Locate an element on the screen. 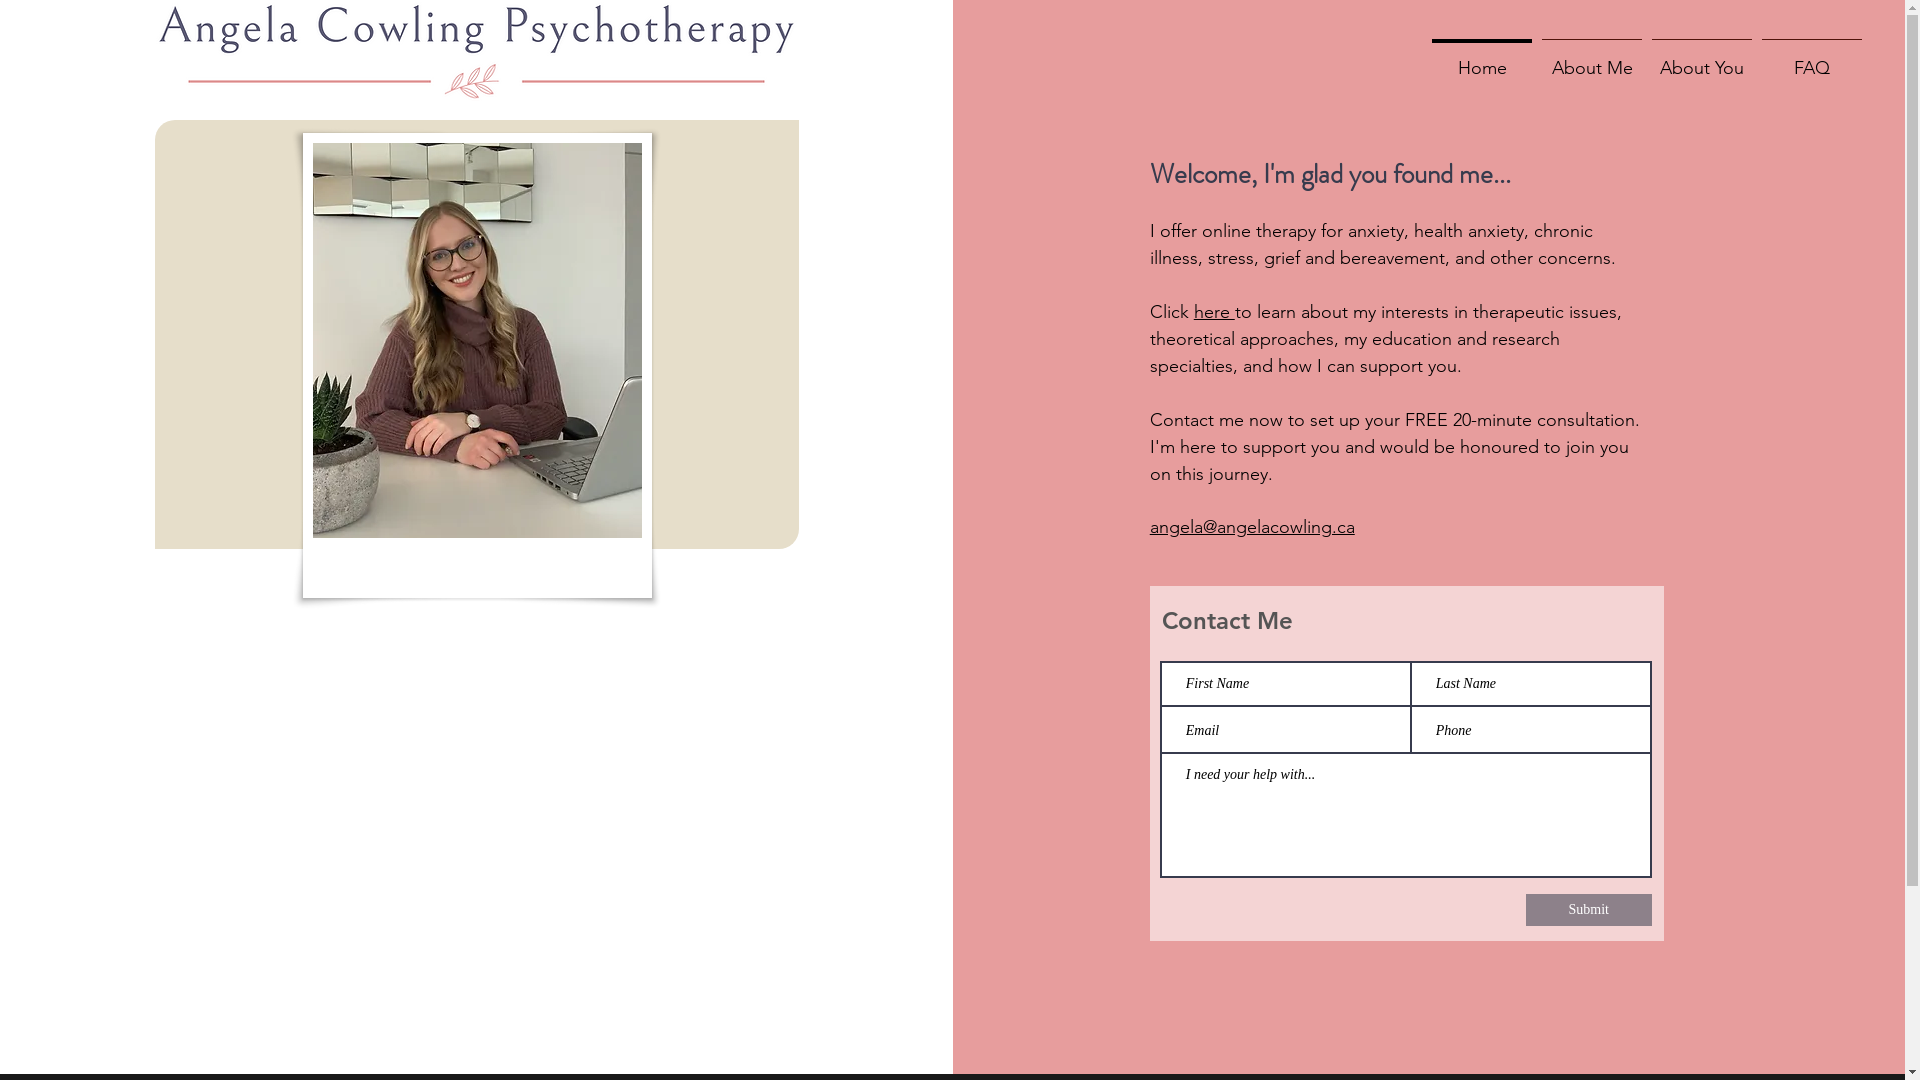 This screenshot has width=1920, height=1080. 'FAQ' is located at coordinates (1812, 58).